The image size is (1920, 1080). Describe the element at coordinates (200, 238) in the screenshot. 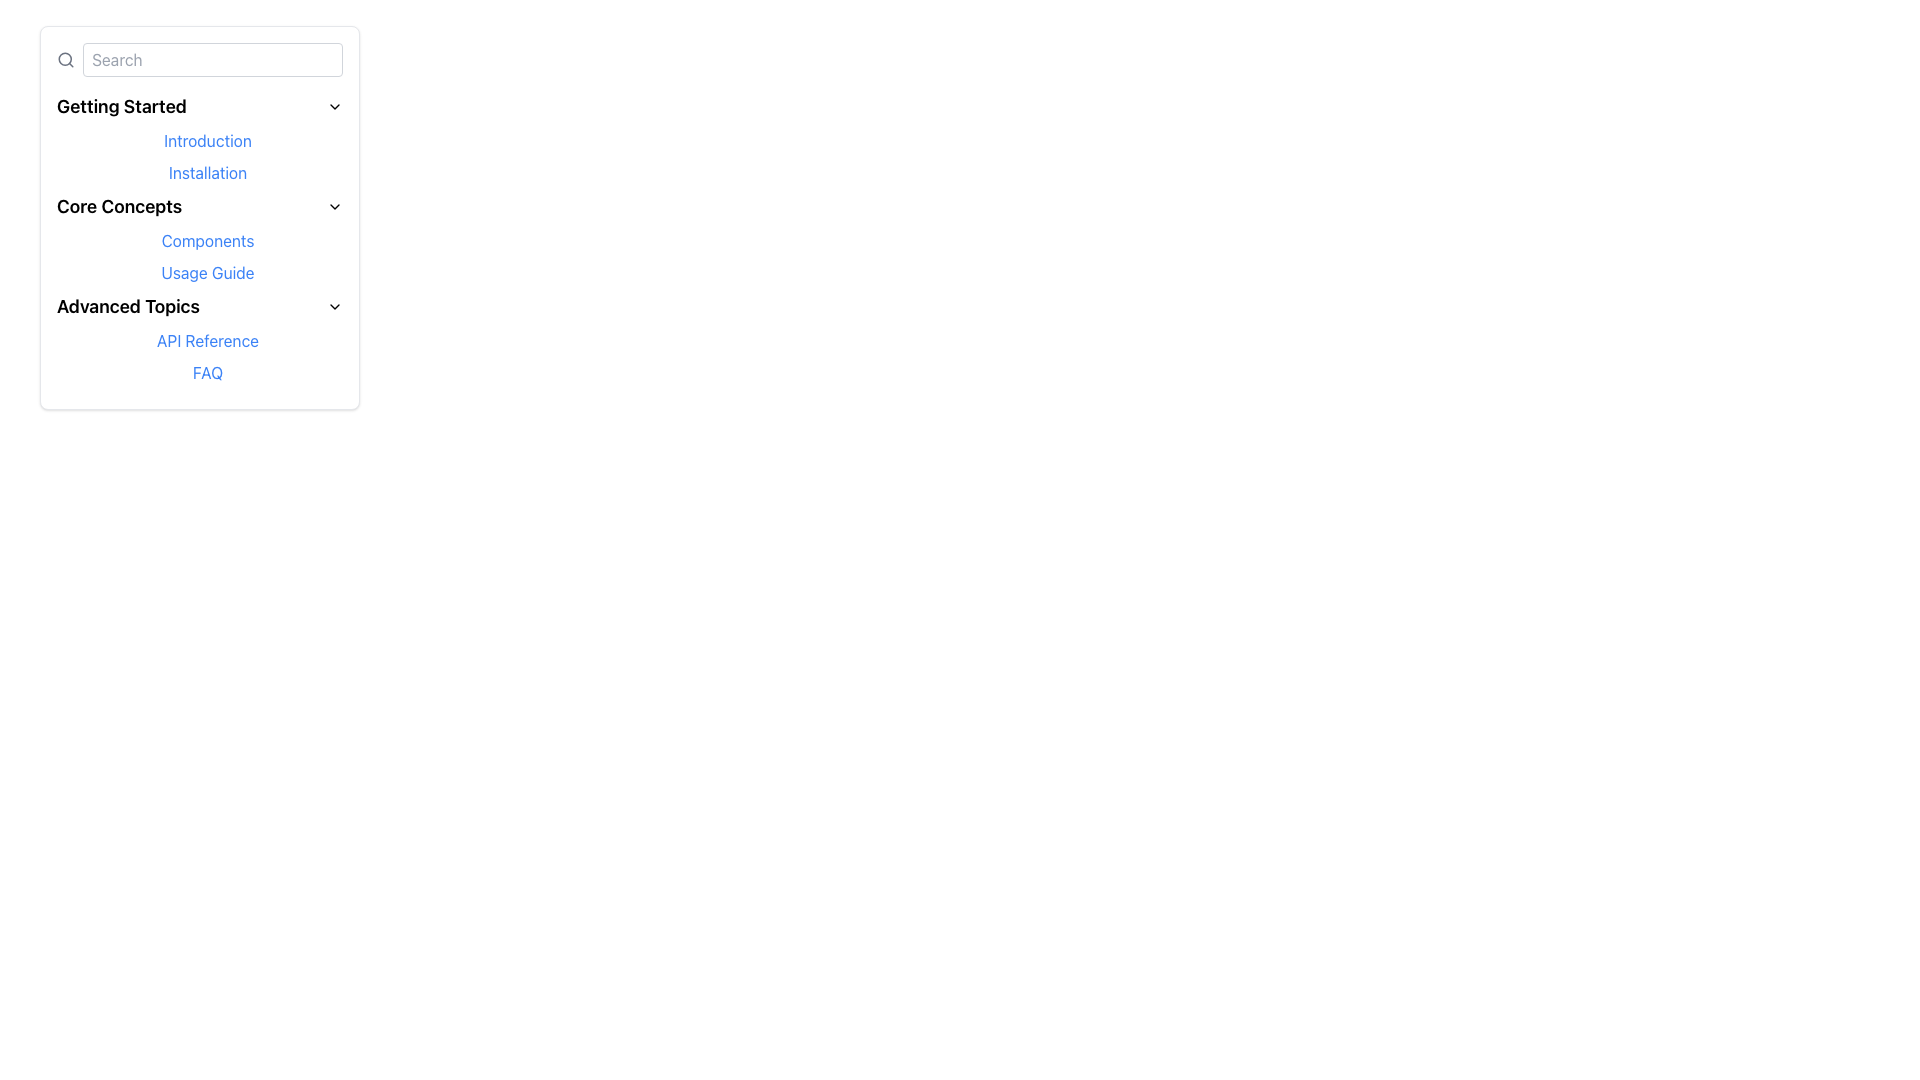

I see `the 'Components' link in the Navigational Section located in the sidebar, which is the third section from the top` at that location.